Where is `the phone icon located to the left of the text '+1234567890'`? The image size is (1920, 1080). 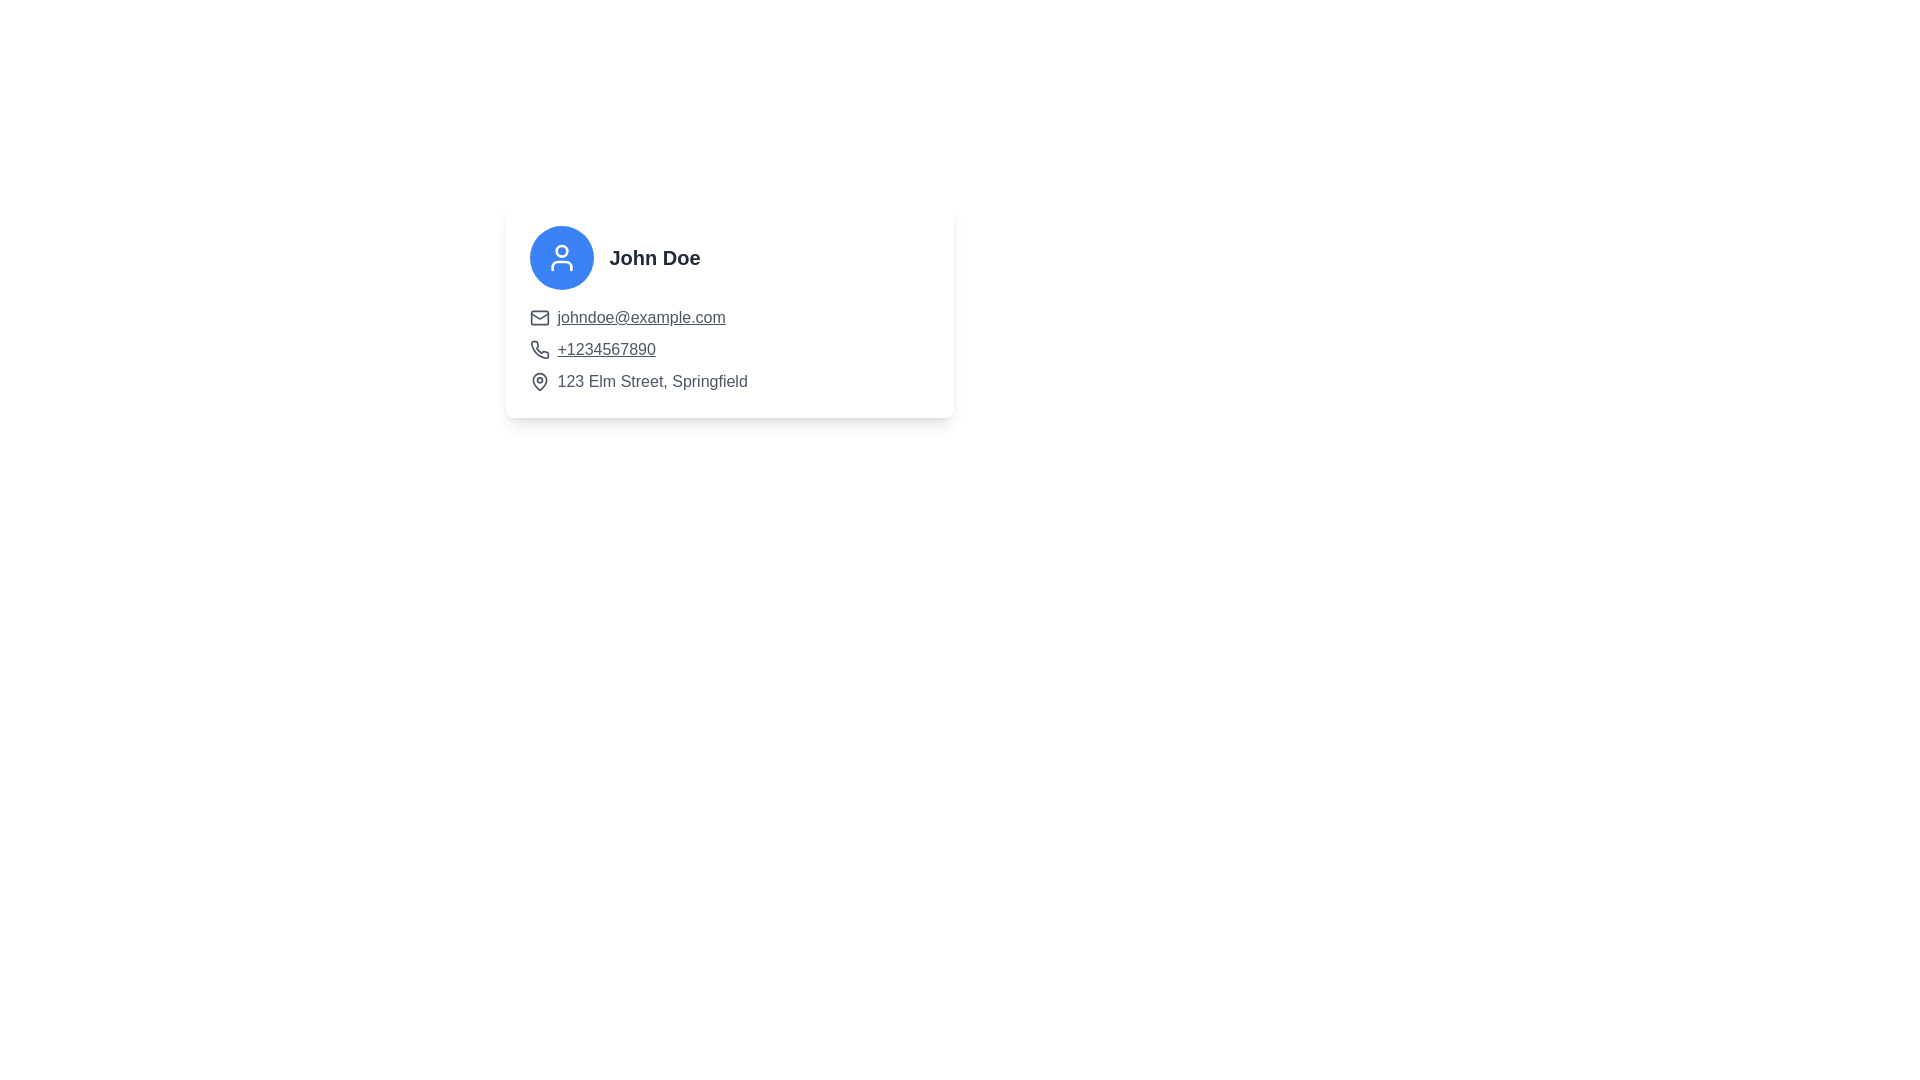 the phone icon located to the left of the text '+1234567890' is located at coordinates (539, 349).